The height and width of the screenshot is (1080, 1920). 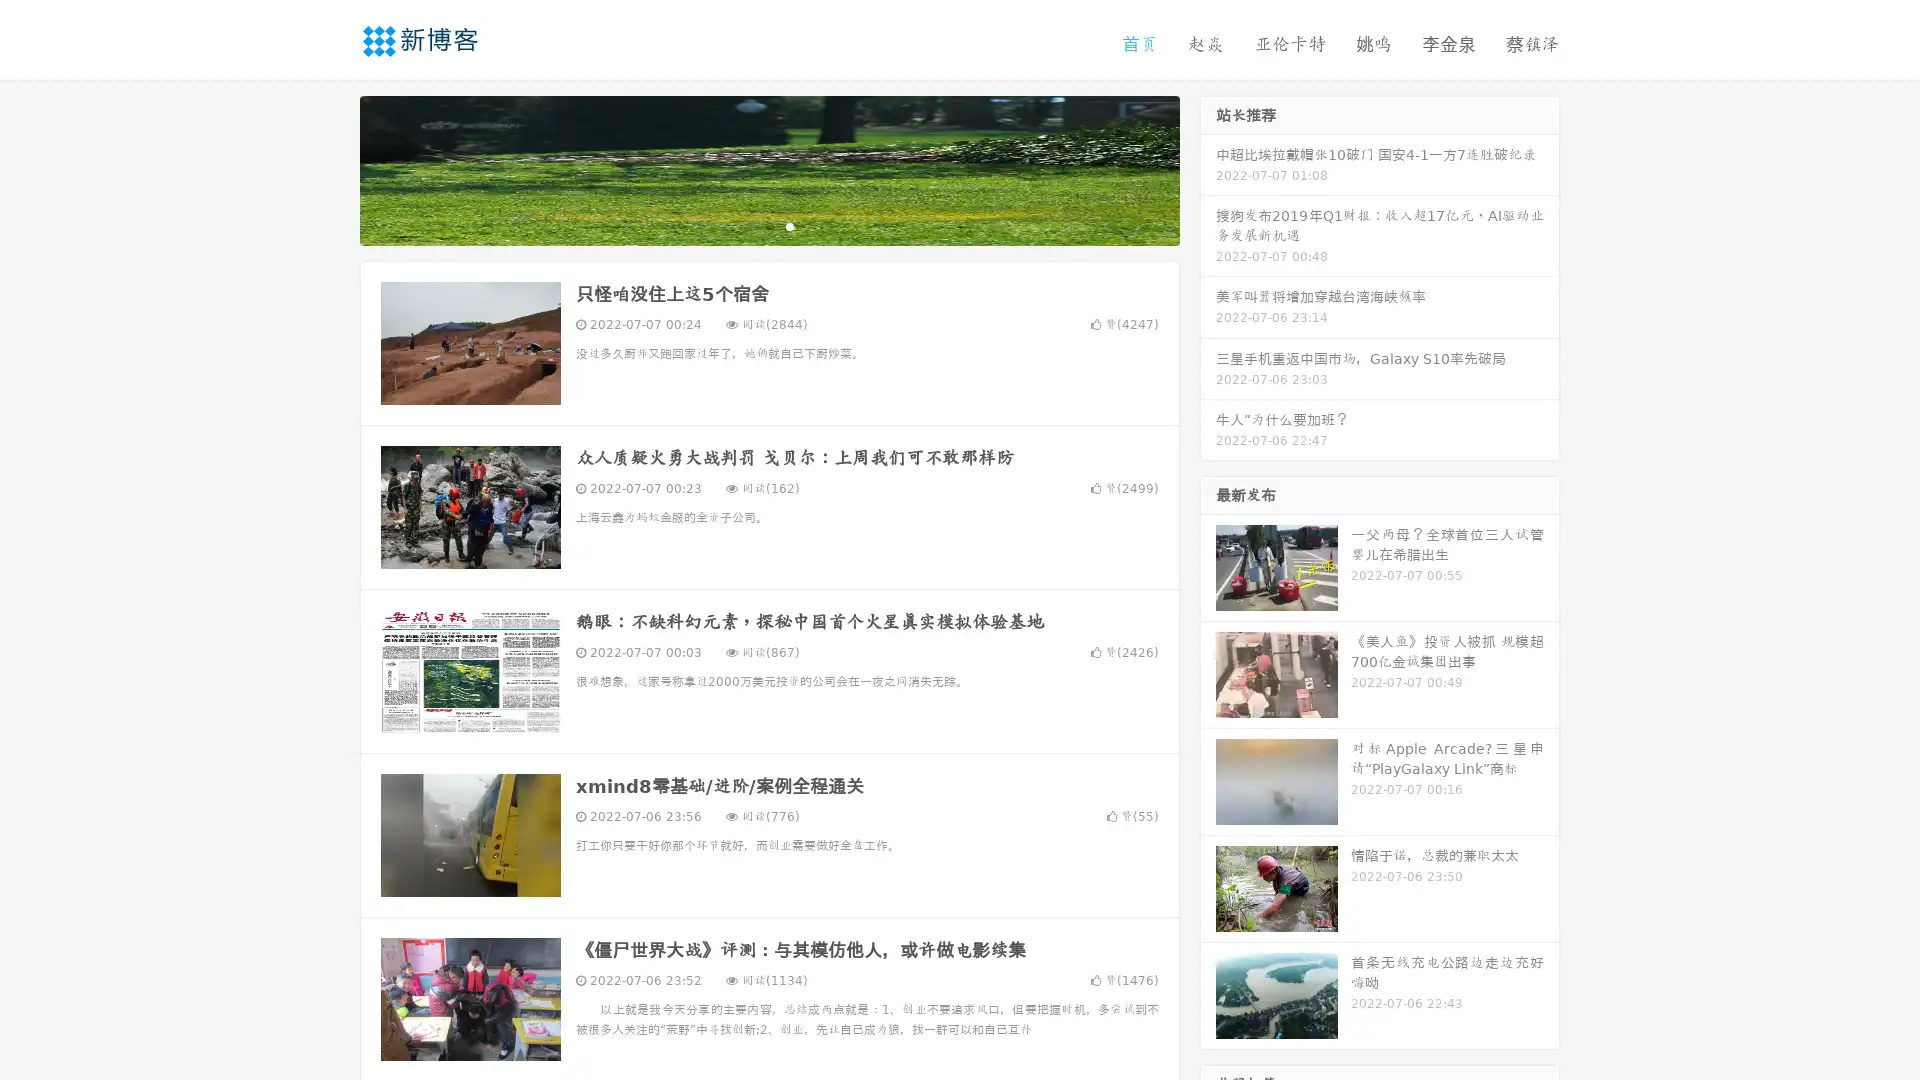 What do you see at coordinates (1208, 168) in the screenshot?
I see `Next slide` at bounding box center [1208, 168].